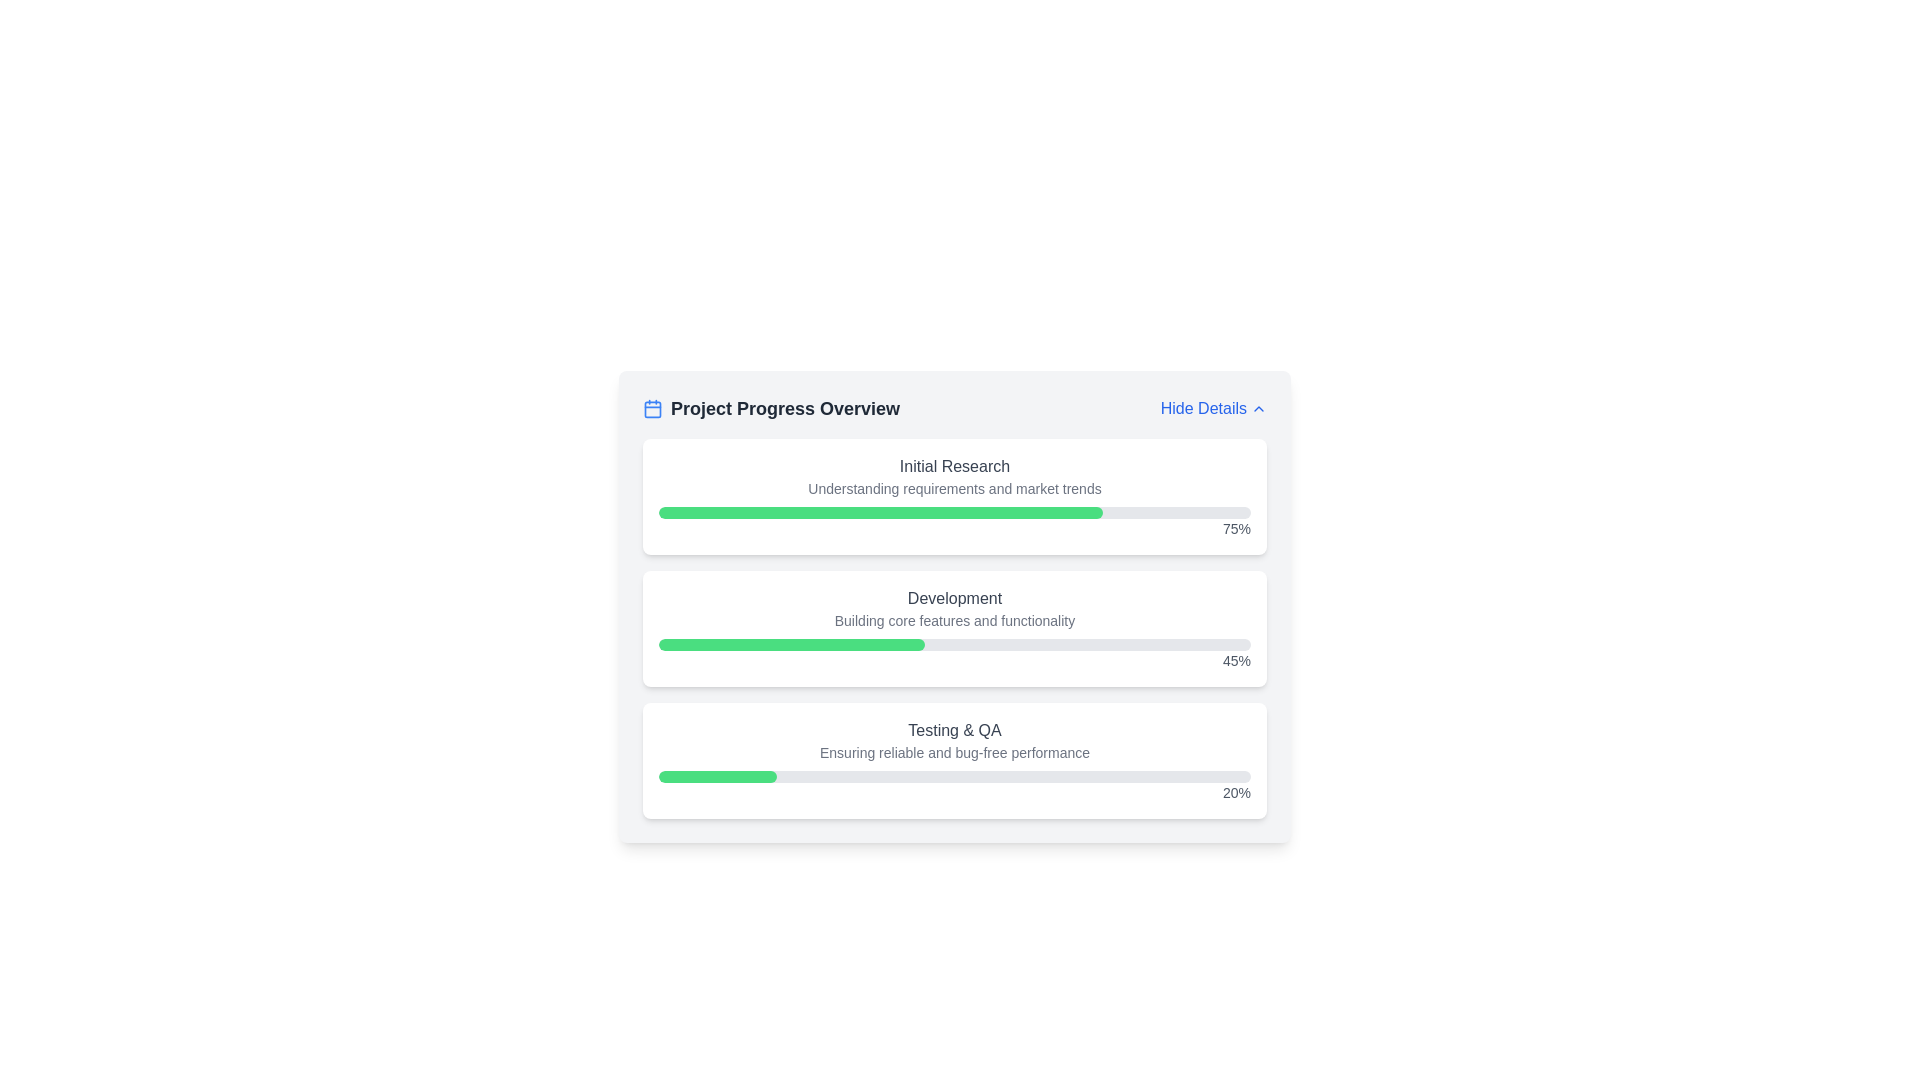  Describe the element at coordinates (954, 597) in the screenshot. I see `the text label reading 'Development' which is styled with a medium-sized gray bold font, located at the center of a card layout above a descriptive statement and a progress bar` at that location.